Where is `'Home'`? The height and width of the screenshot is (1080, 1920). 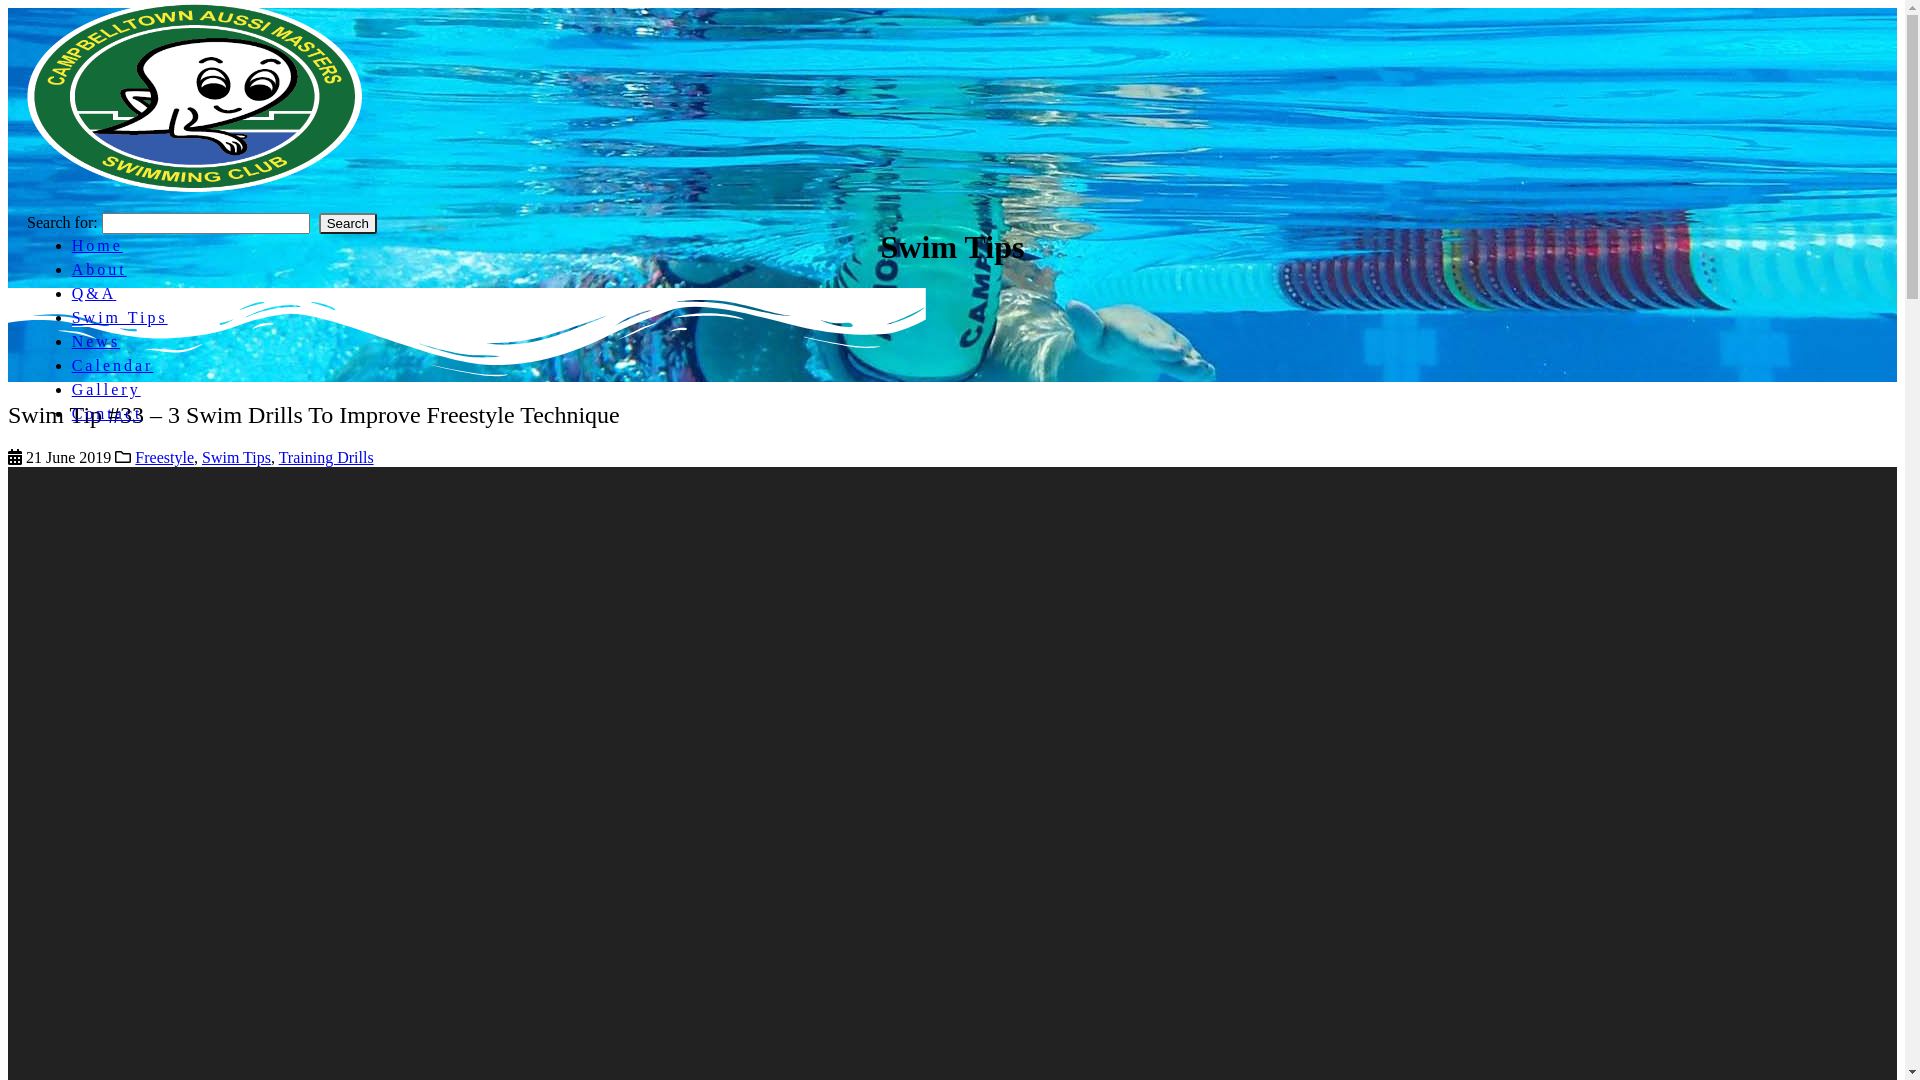
'Home' is located at coordinates (72, 244).